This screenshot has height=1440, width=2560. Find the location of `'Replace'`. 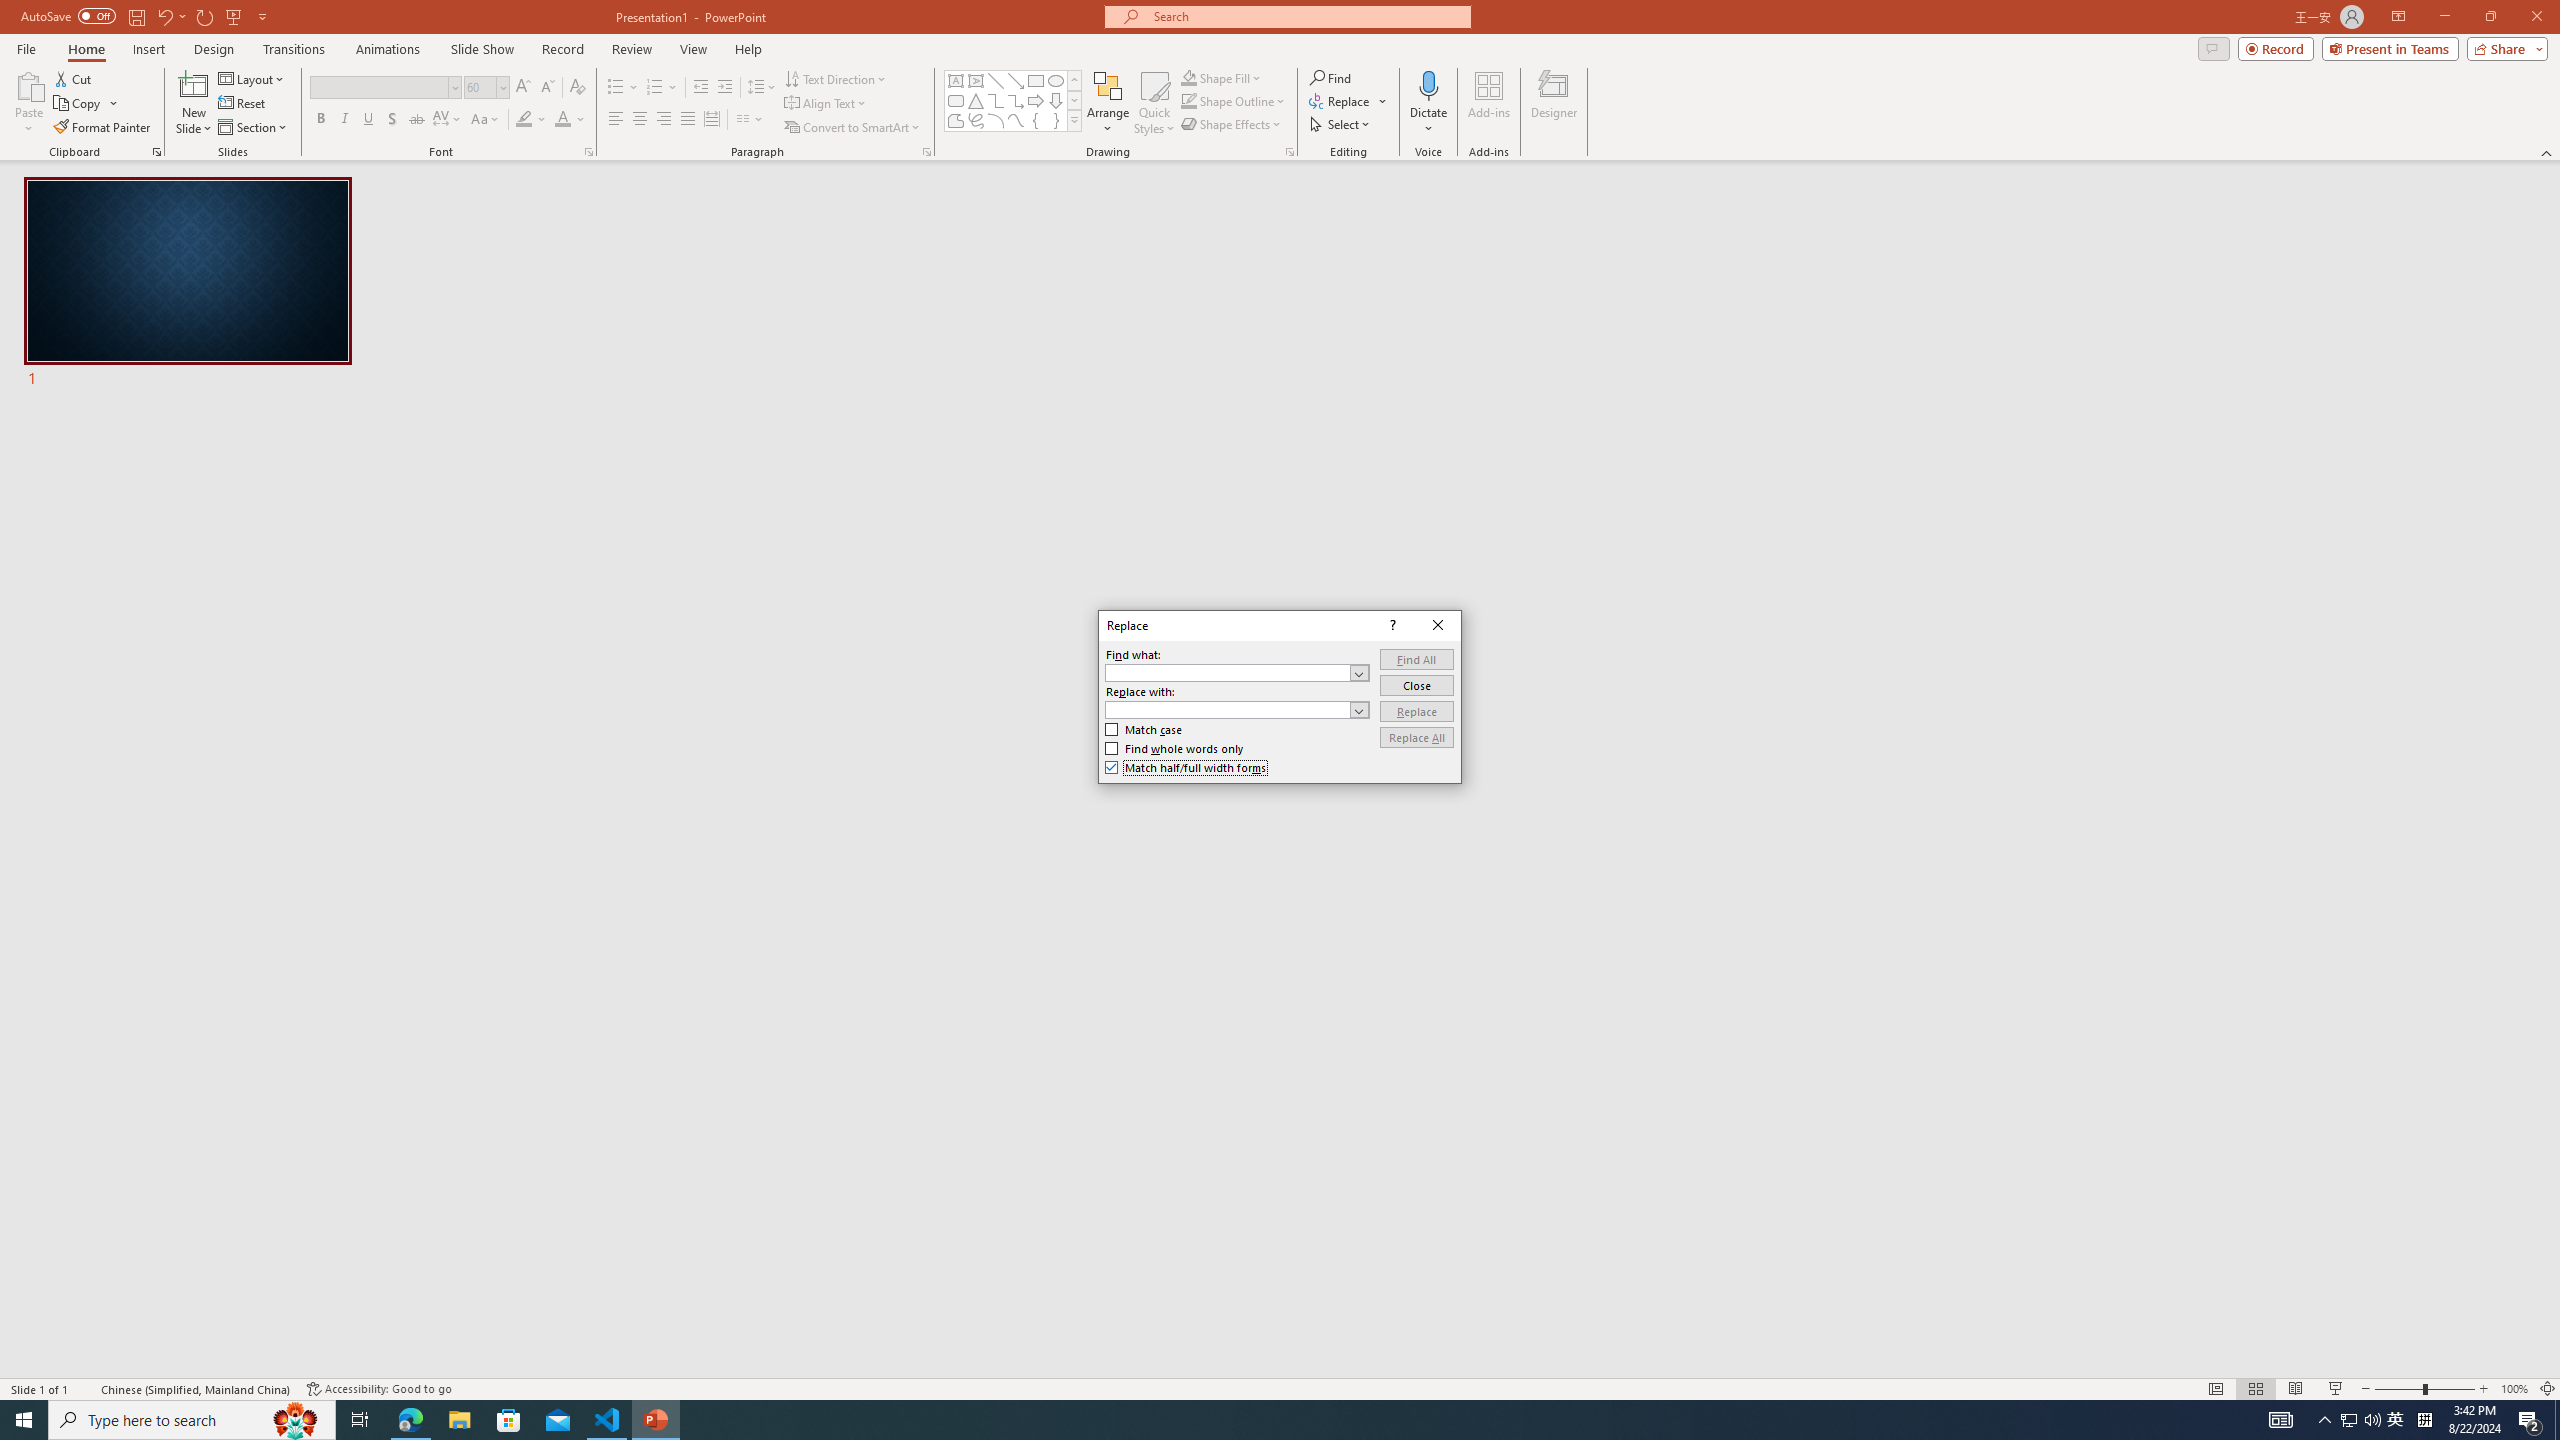

'Replace' is located at coordinates (1415, 711).